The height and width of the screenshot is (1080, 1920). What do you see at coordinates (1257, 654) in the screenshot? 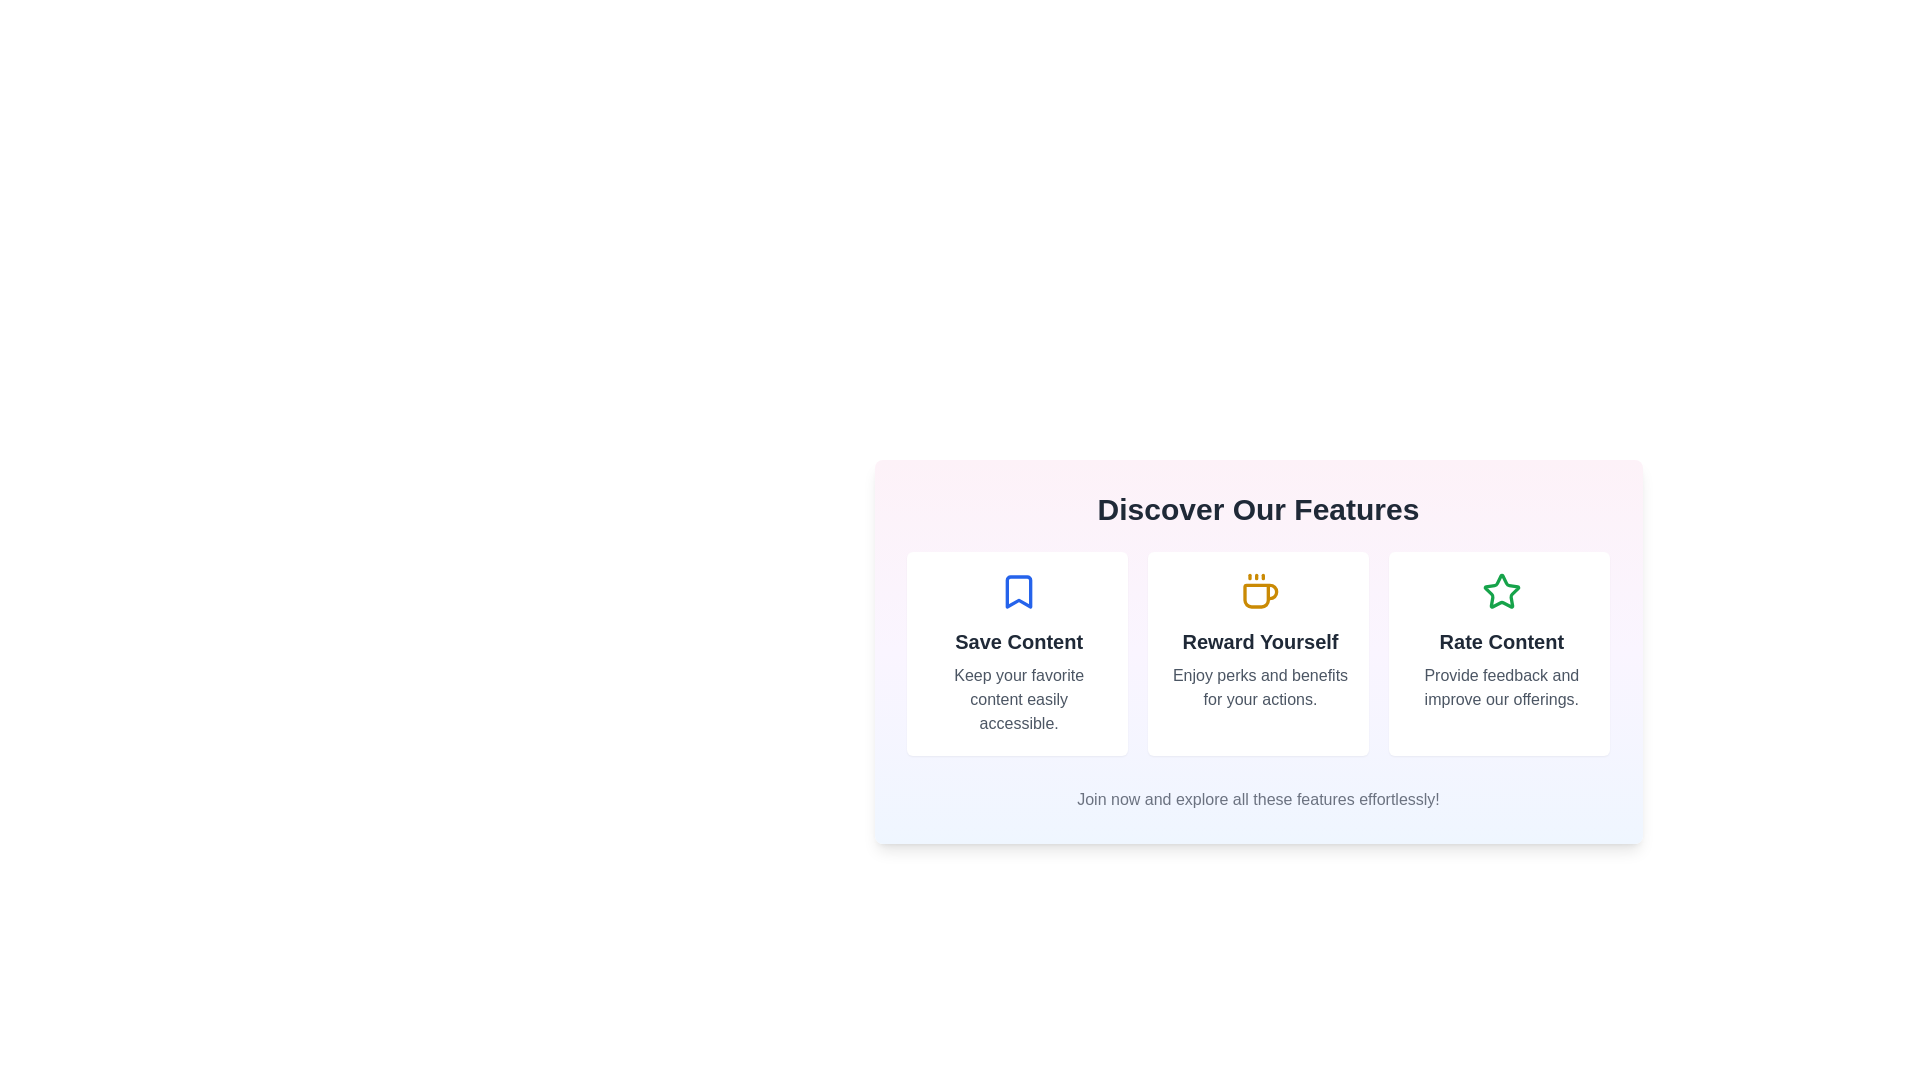
I see `the Hyperlink card located in the second column under the 'Discover Our Features' header` at bounding box center [1257, 654].